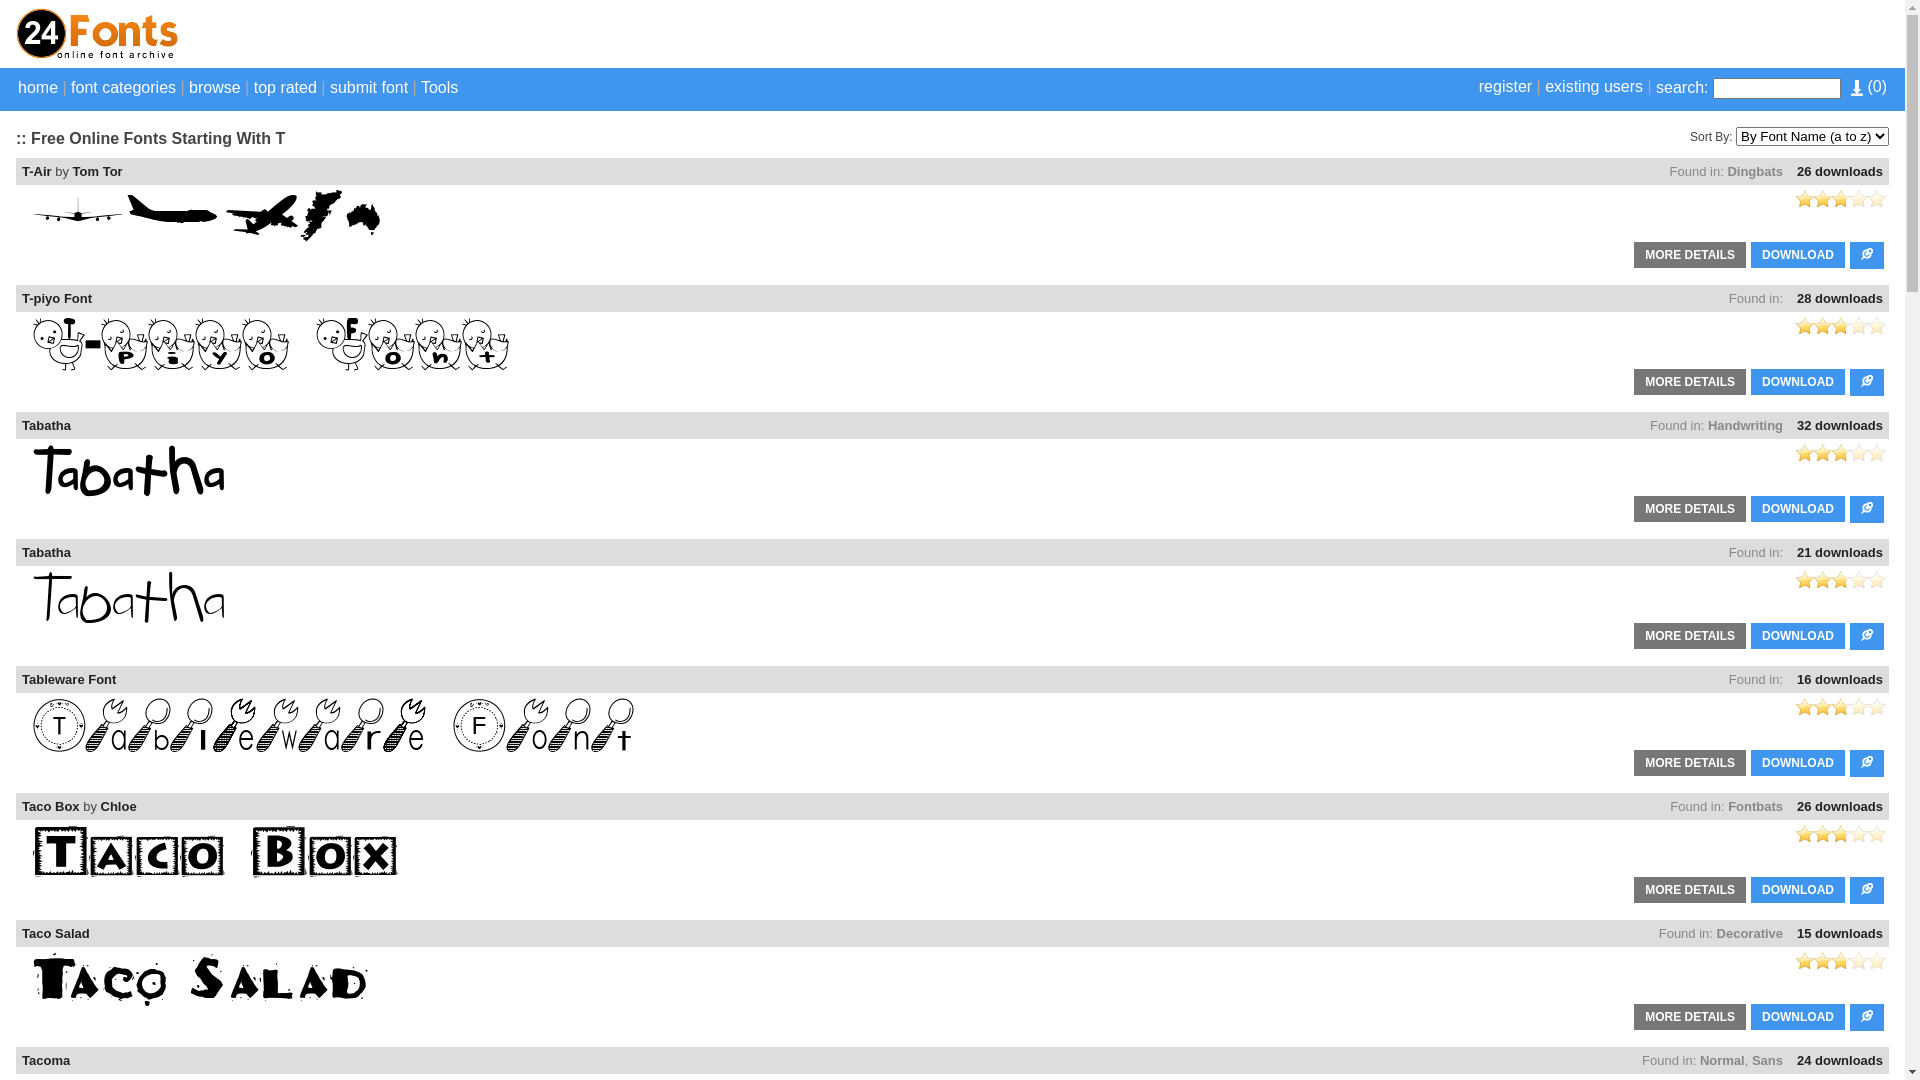 This screenshot has width=1920, height=1080. Describe the element at coordinates (1688, 253) in the screenshot. I see `'MORE DETAILS'` at that location.